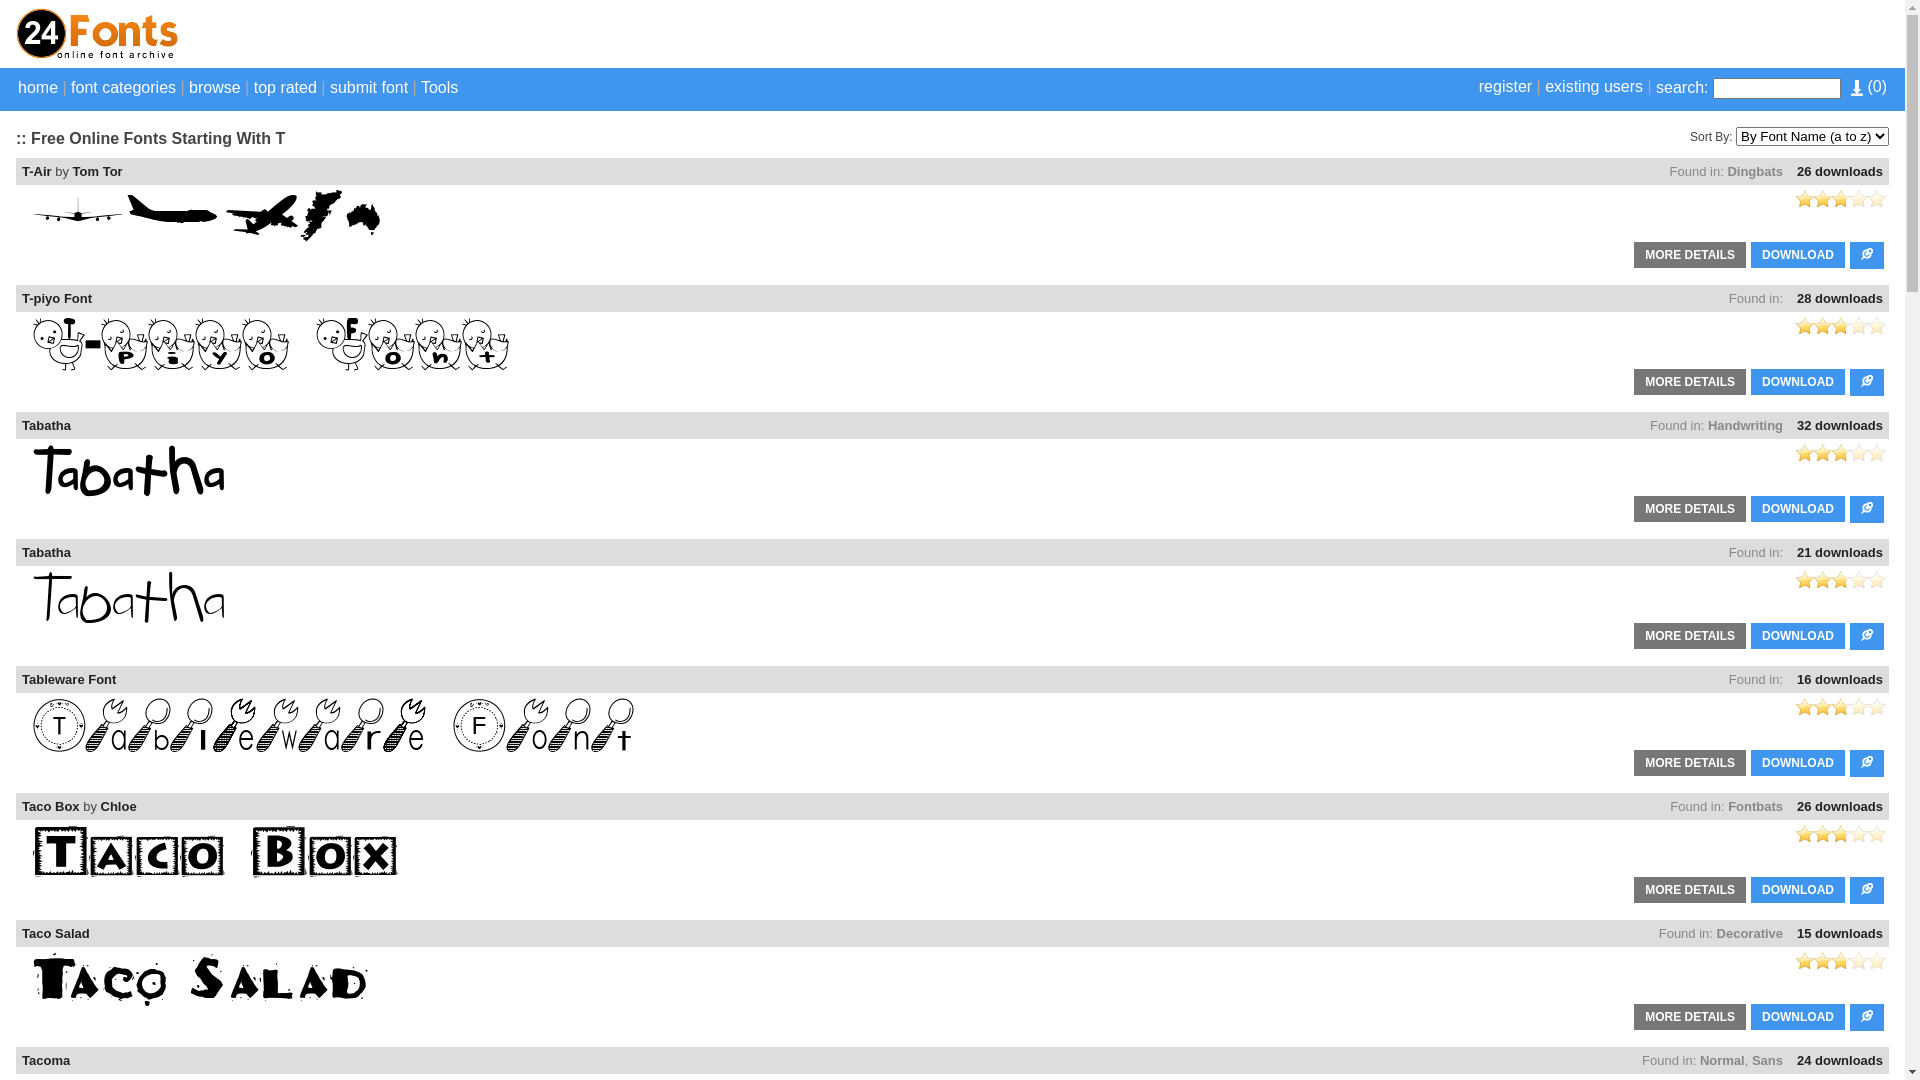 This screenshot has width=1920, height=1080. Describe the element at coordinates (1688, 253) in the screenshot. I see `'MORE DETAILS'` at that location.